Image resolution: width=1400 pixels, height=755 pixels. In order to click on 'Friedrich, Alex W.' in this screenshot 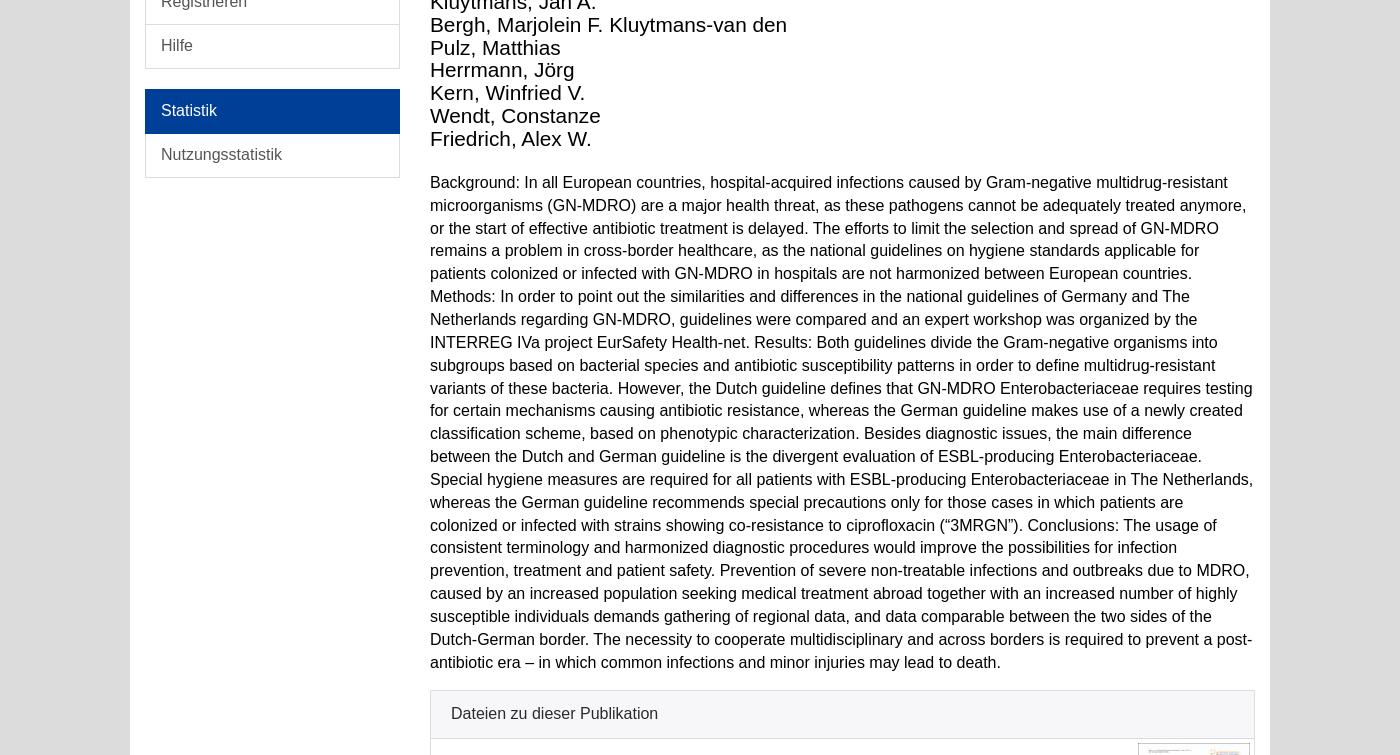, I will do `click(510, 138)`.